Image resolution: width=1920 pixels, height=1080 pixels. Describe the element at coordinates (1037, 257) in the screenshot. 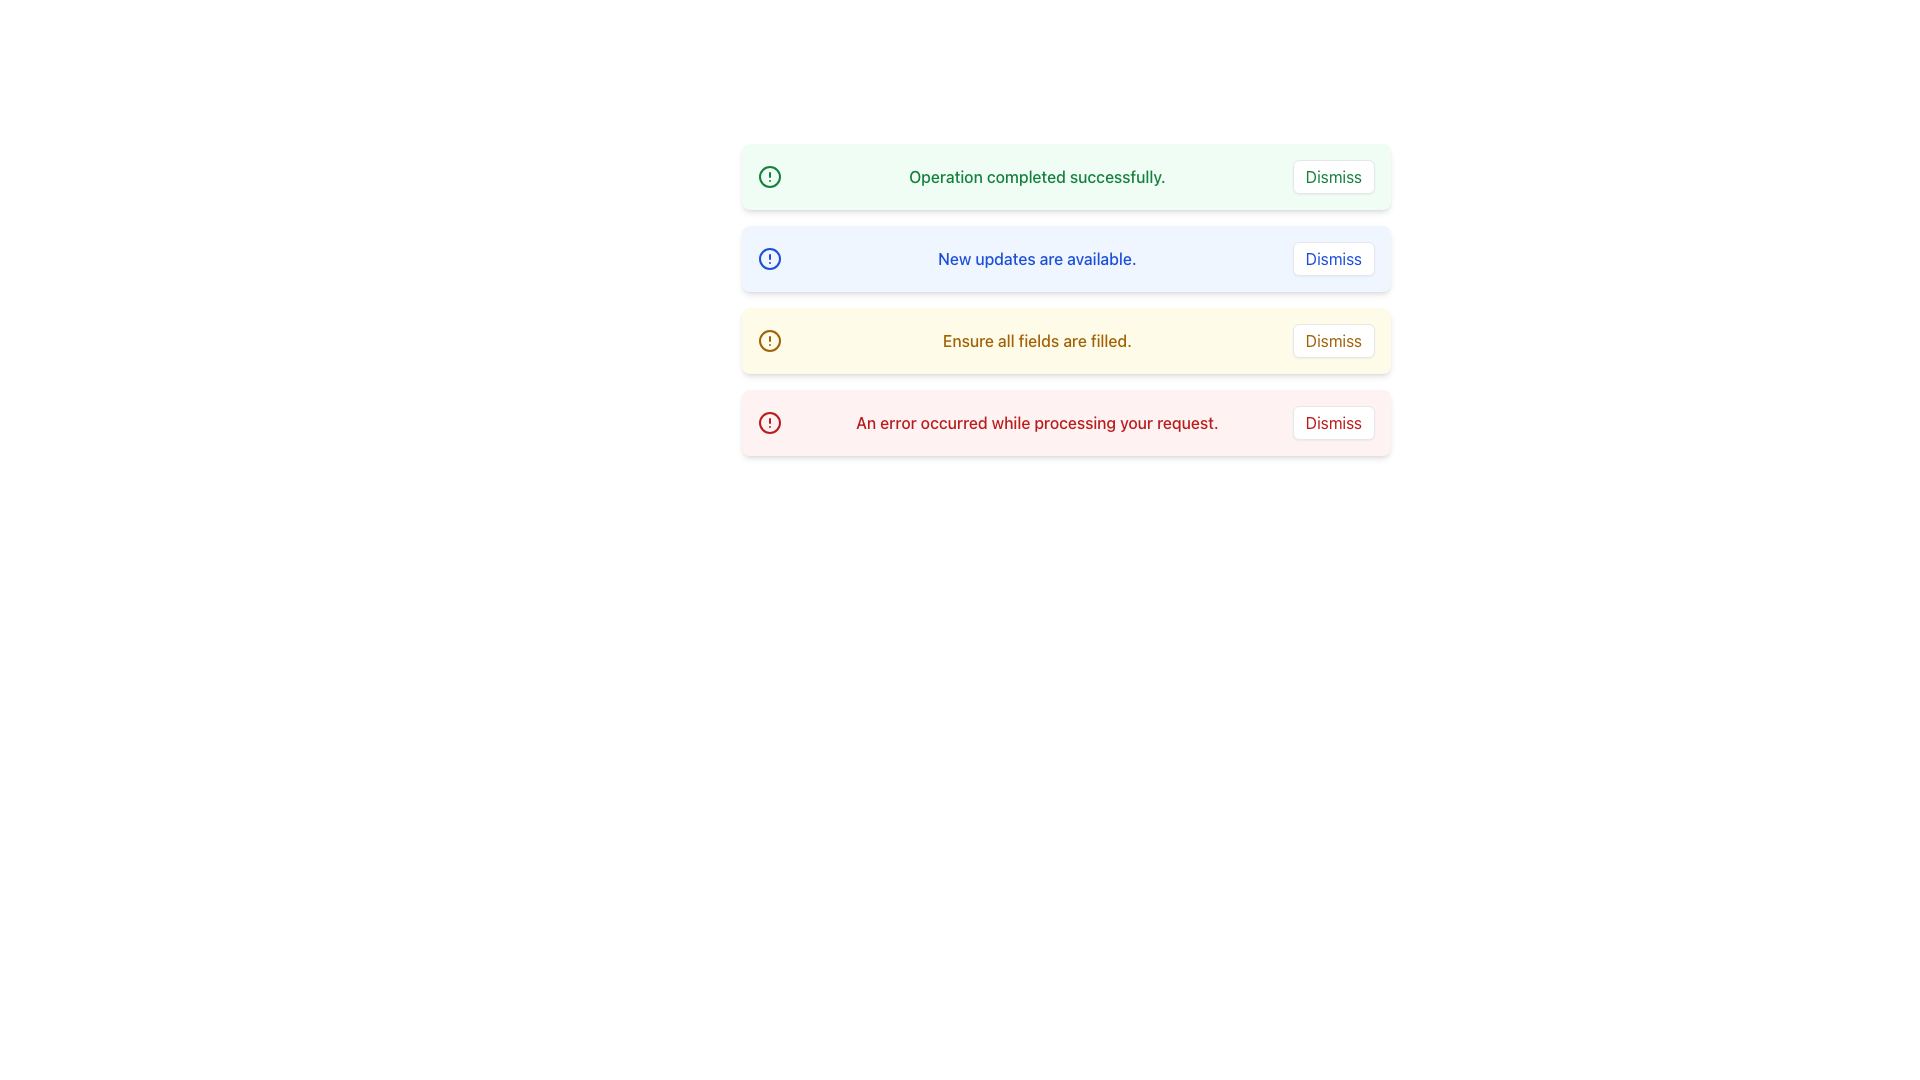

I see `the informational Text Label indicating new updates, located in the second notification bar adjacent to the circular alert icon and dismiss button` at that location.